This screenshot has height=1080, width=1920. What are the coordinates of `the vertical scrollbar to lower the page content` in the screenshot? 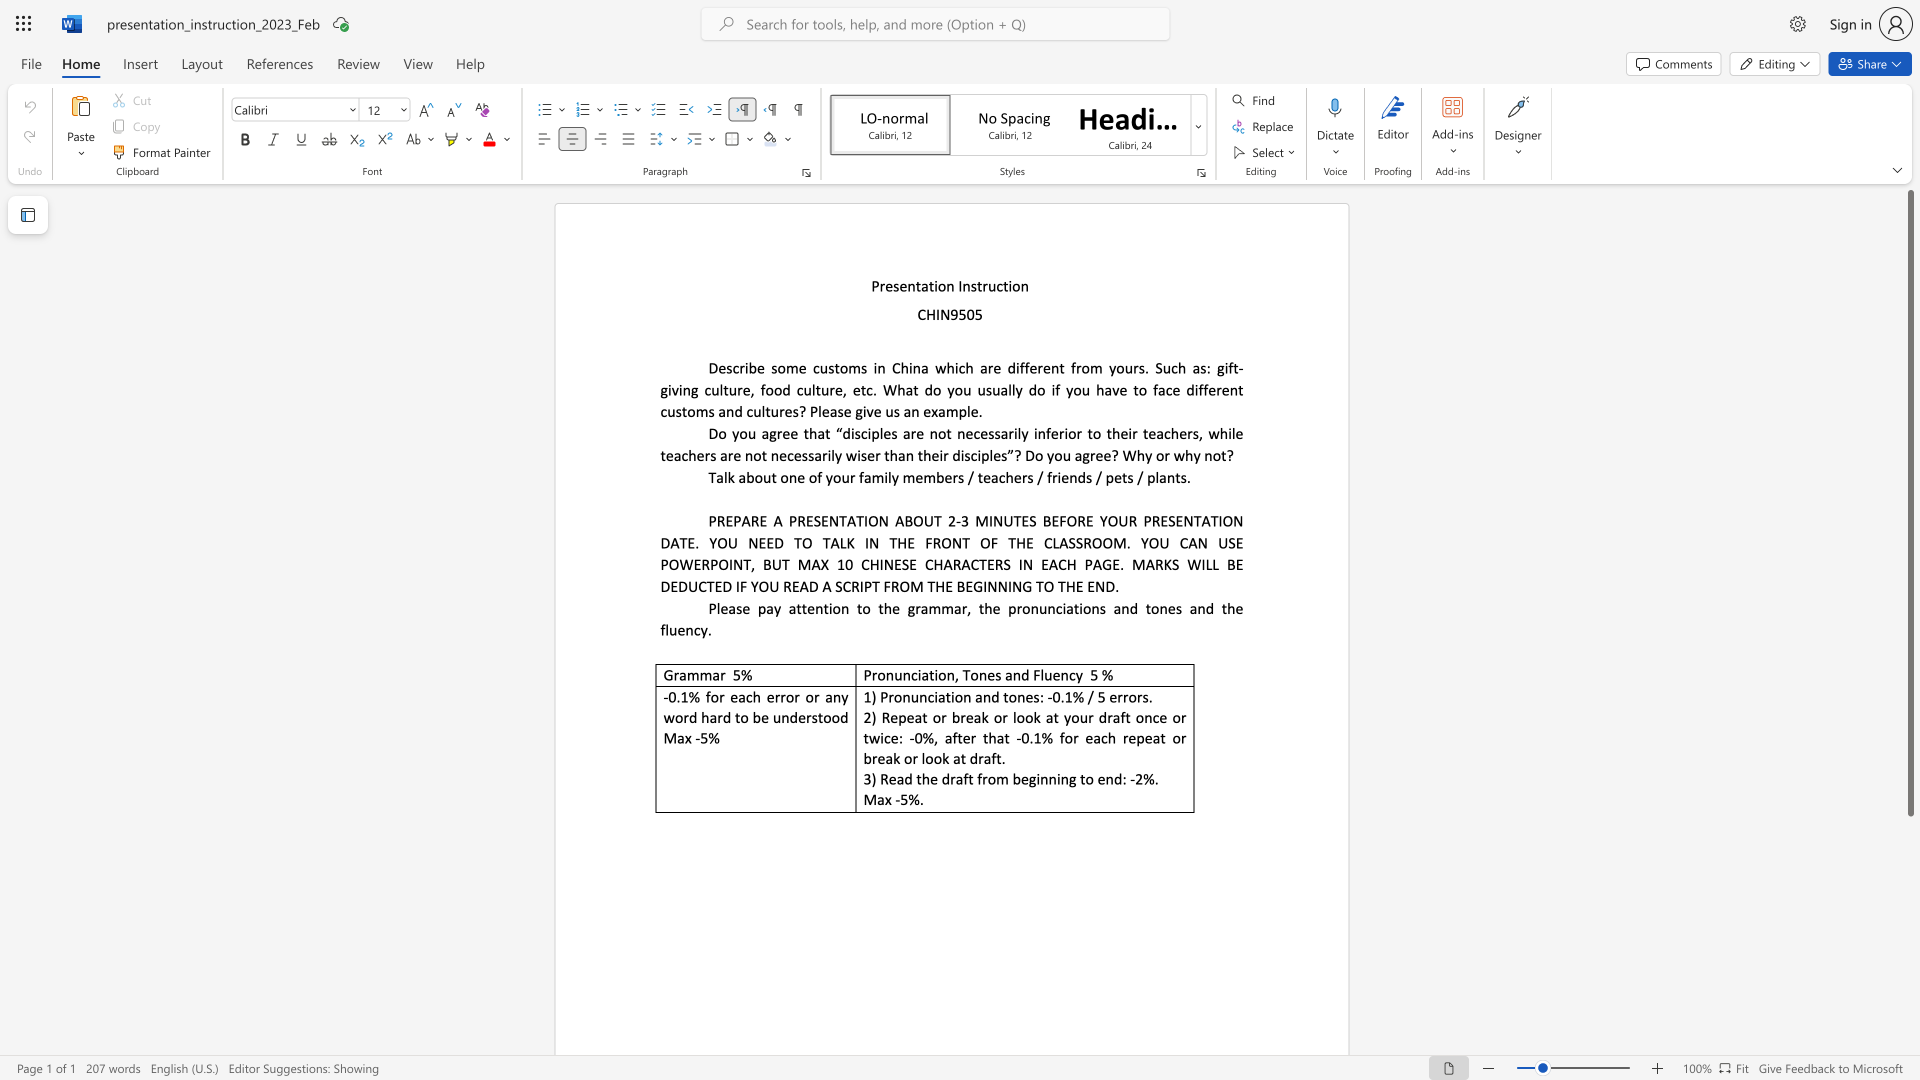 It's located at (1909, 990).